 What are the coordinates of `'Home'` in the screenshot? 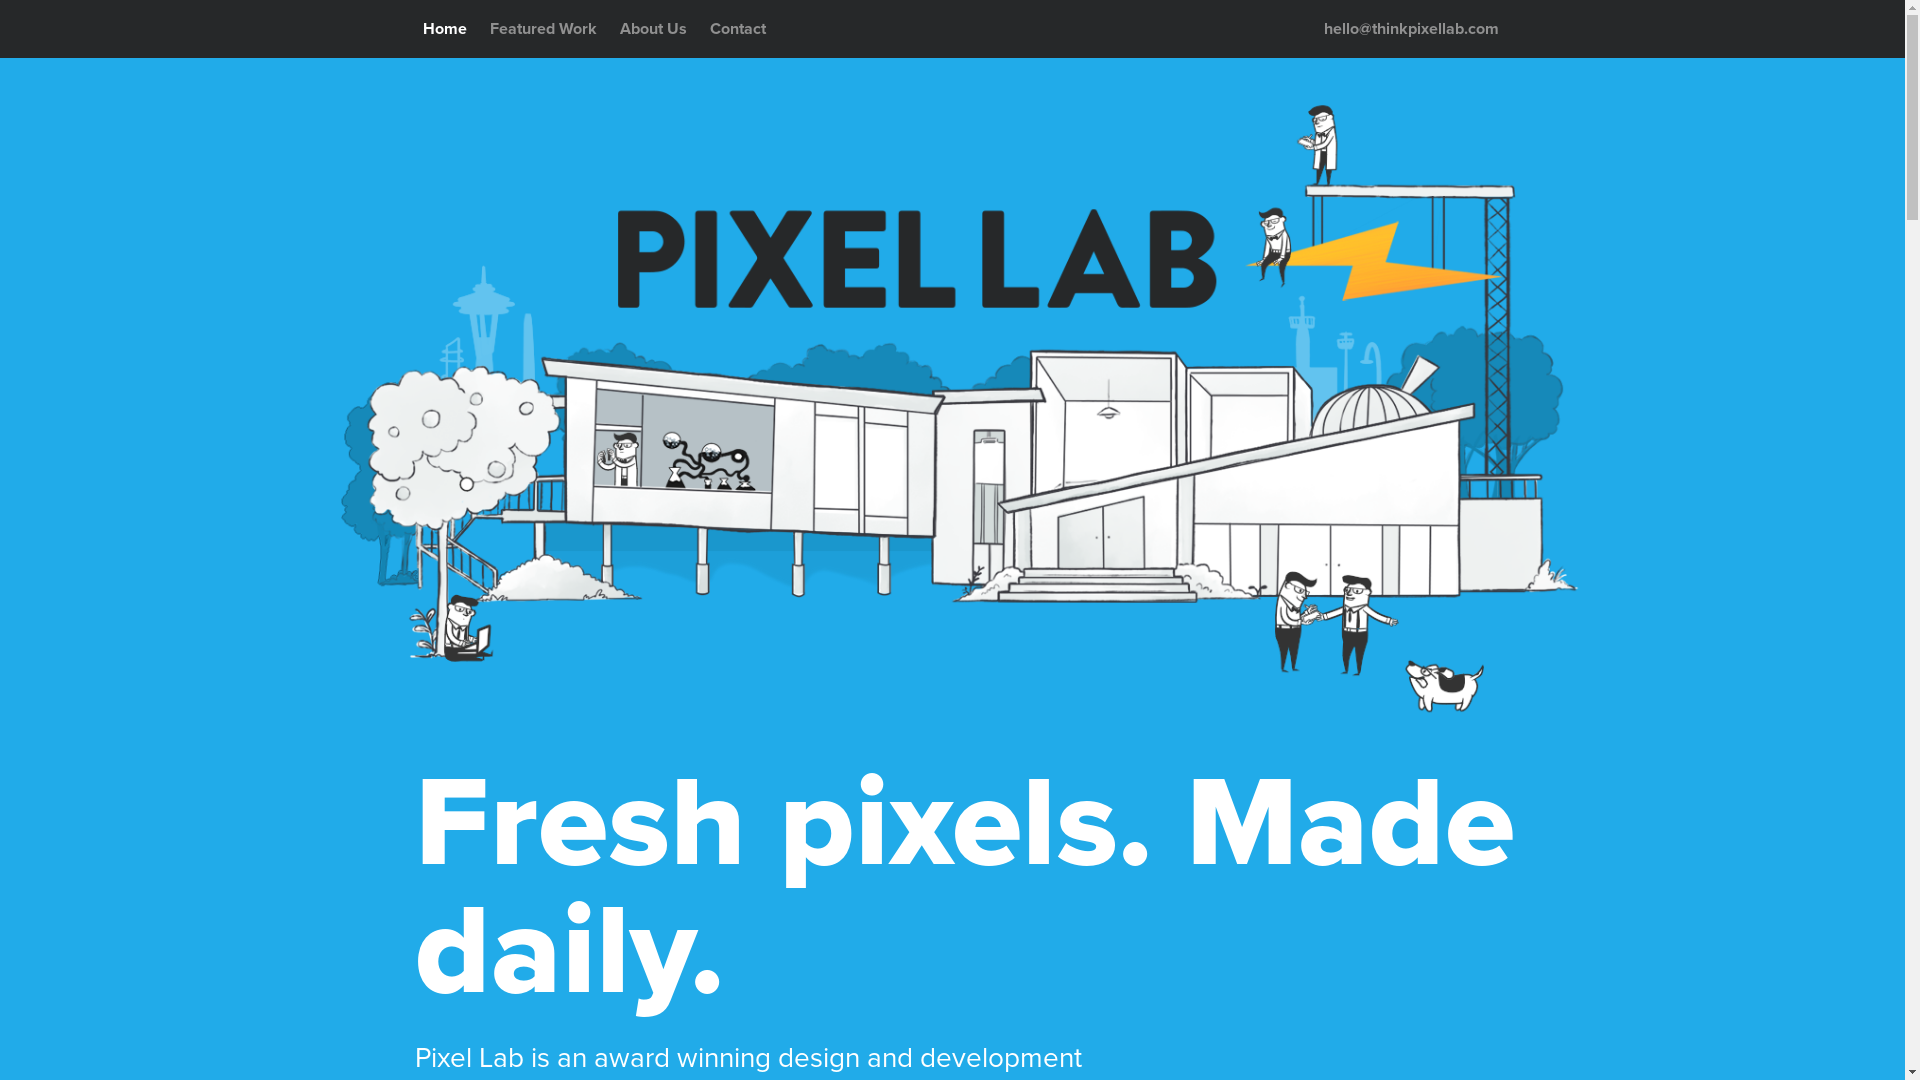 It's located at (443, 29).